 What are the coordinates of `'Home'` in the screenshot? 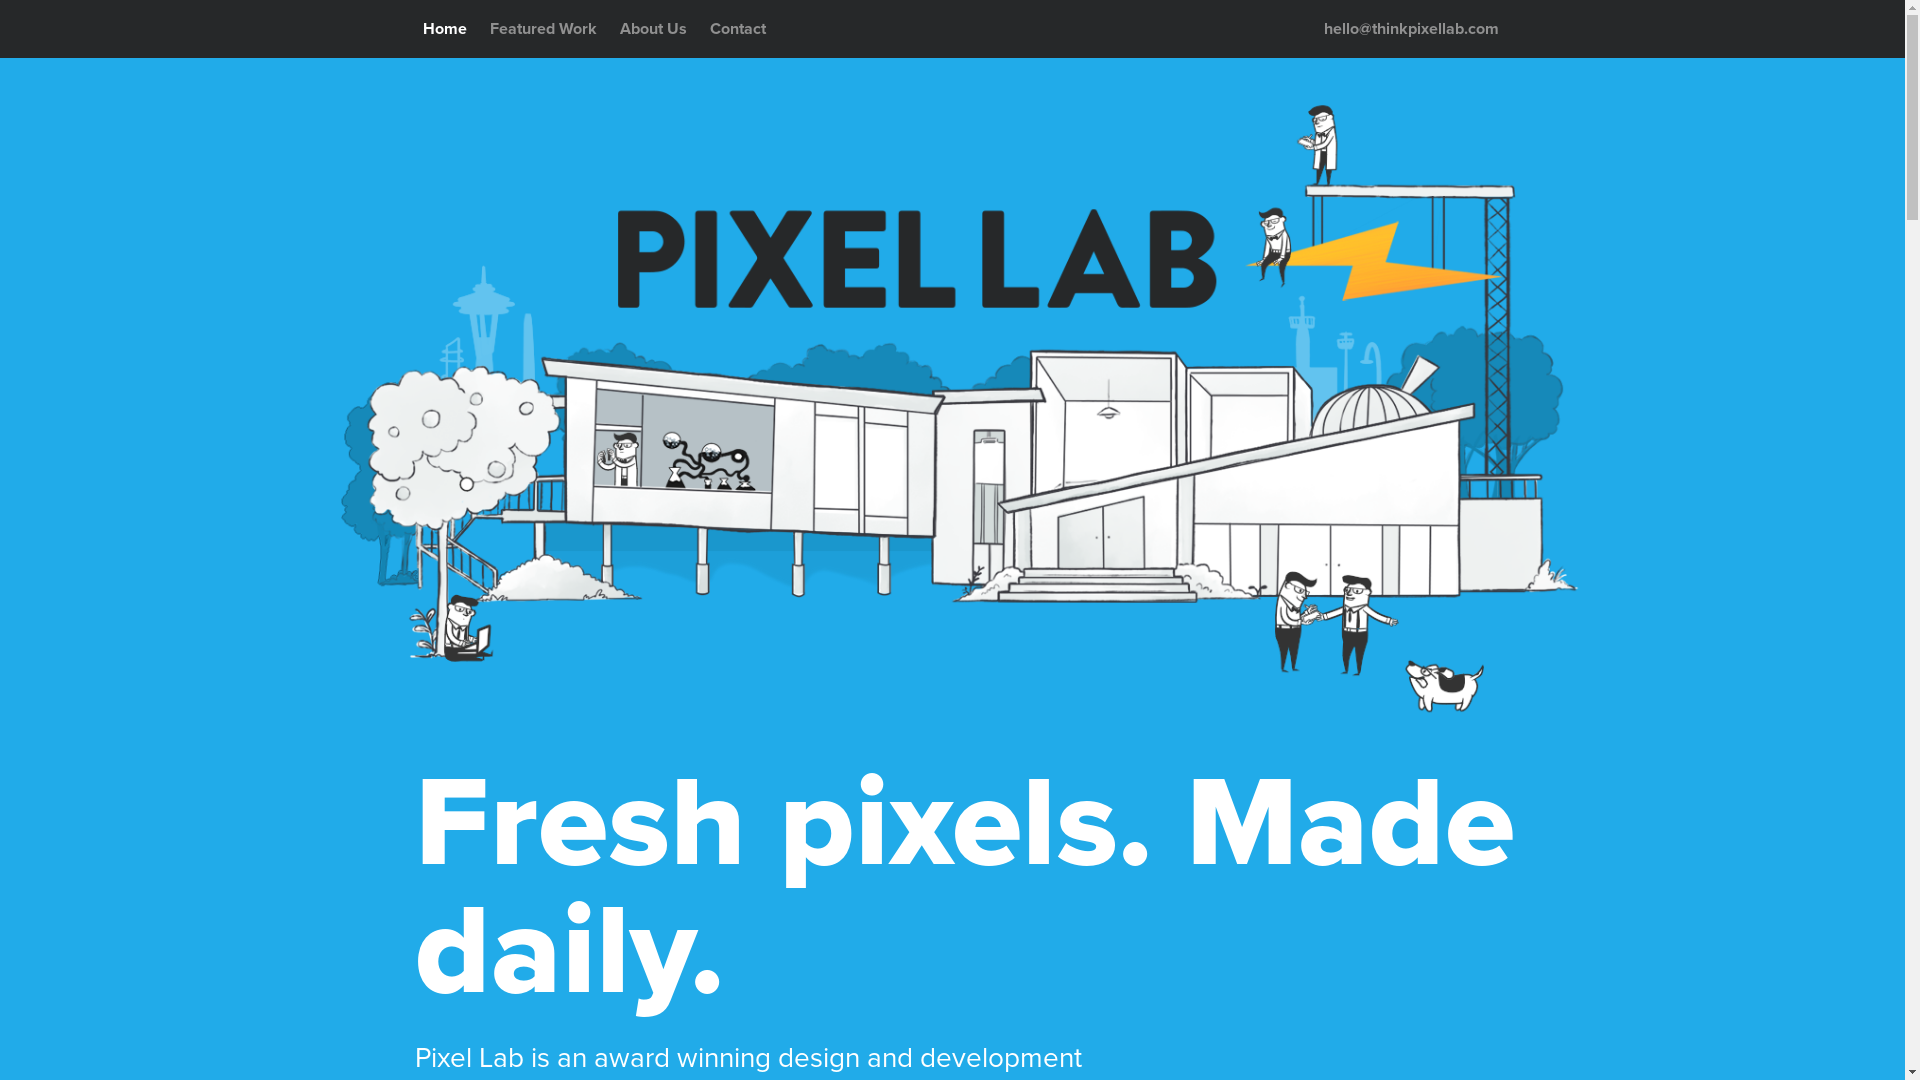 It's located at (443, 29).